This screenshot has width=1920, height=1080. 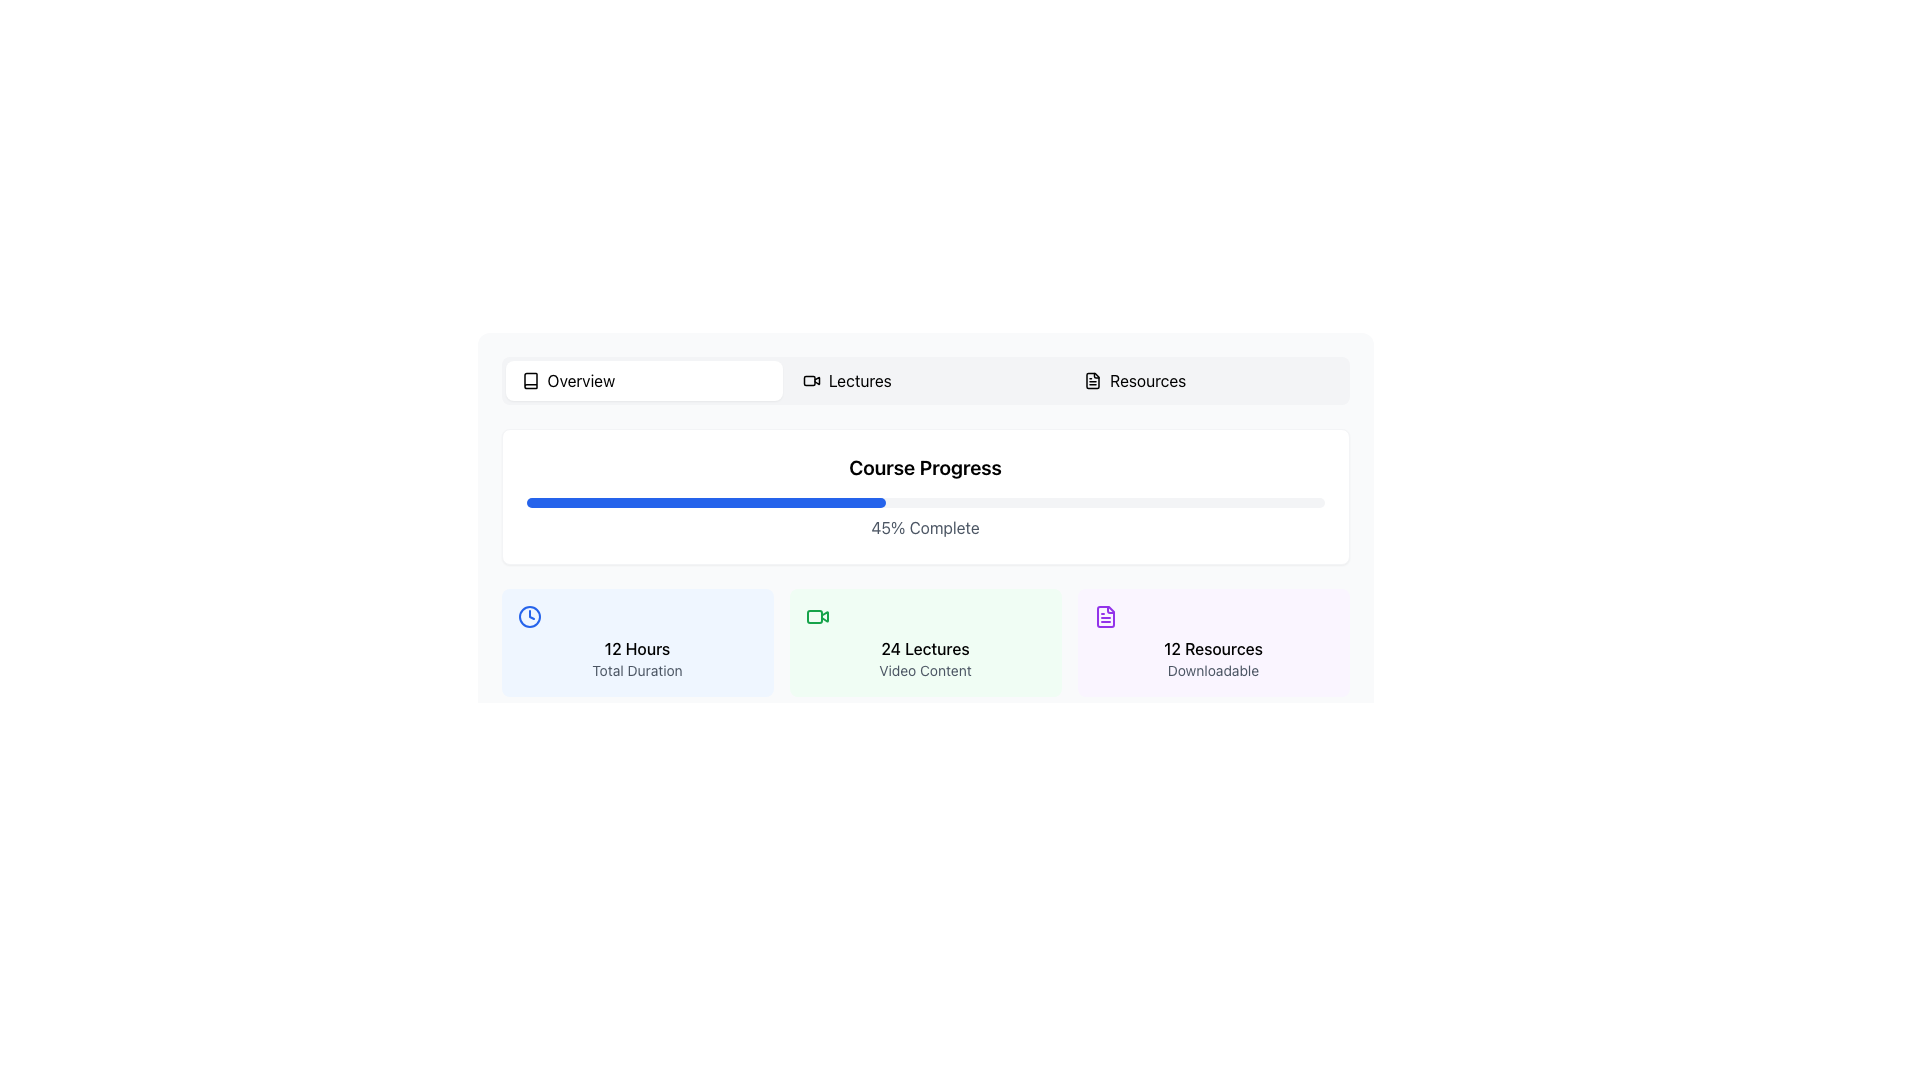 What do you see at coordinates (1212, 643) in the screenshot?
I see `the informational card that indicates the availability of 12 downloadable resources related to the course, located in the third column beneath the 'Course Progress' section` at bounding box center [1212, 643].